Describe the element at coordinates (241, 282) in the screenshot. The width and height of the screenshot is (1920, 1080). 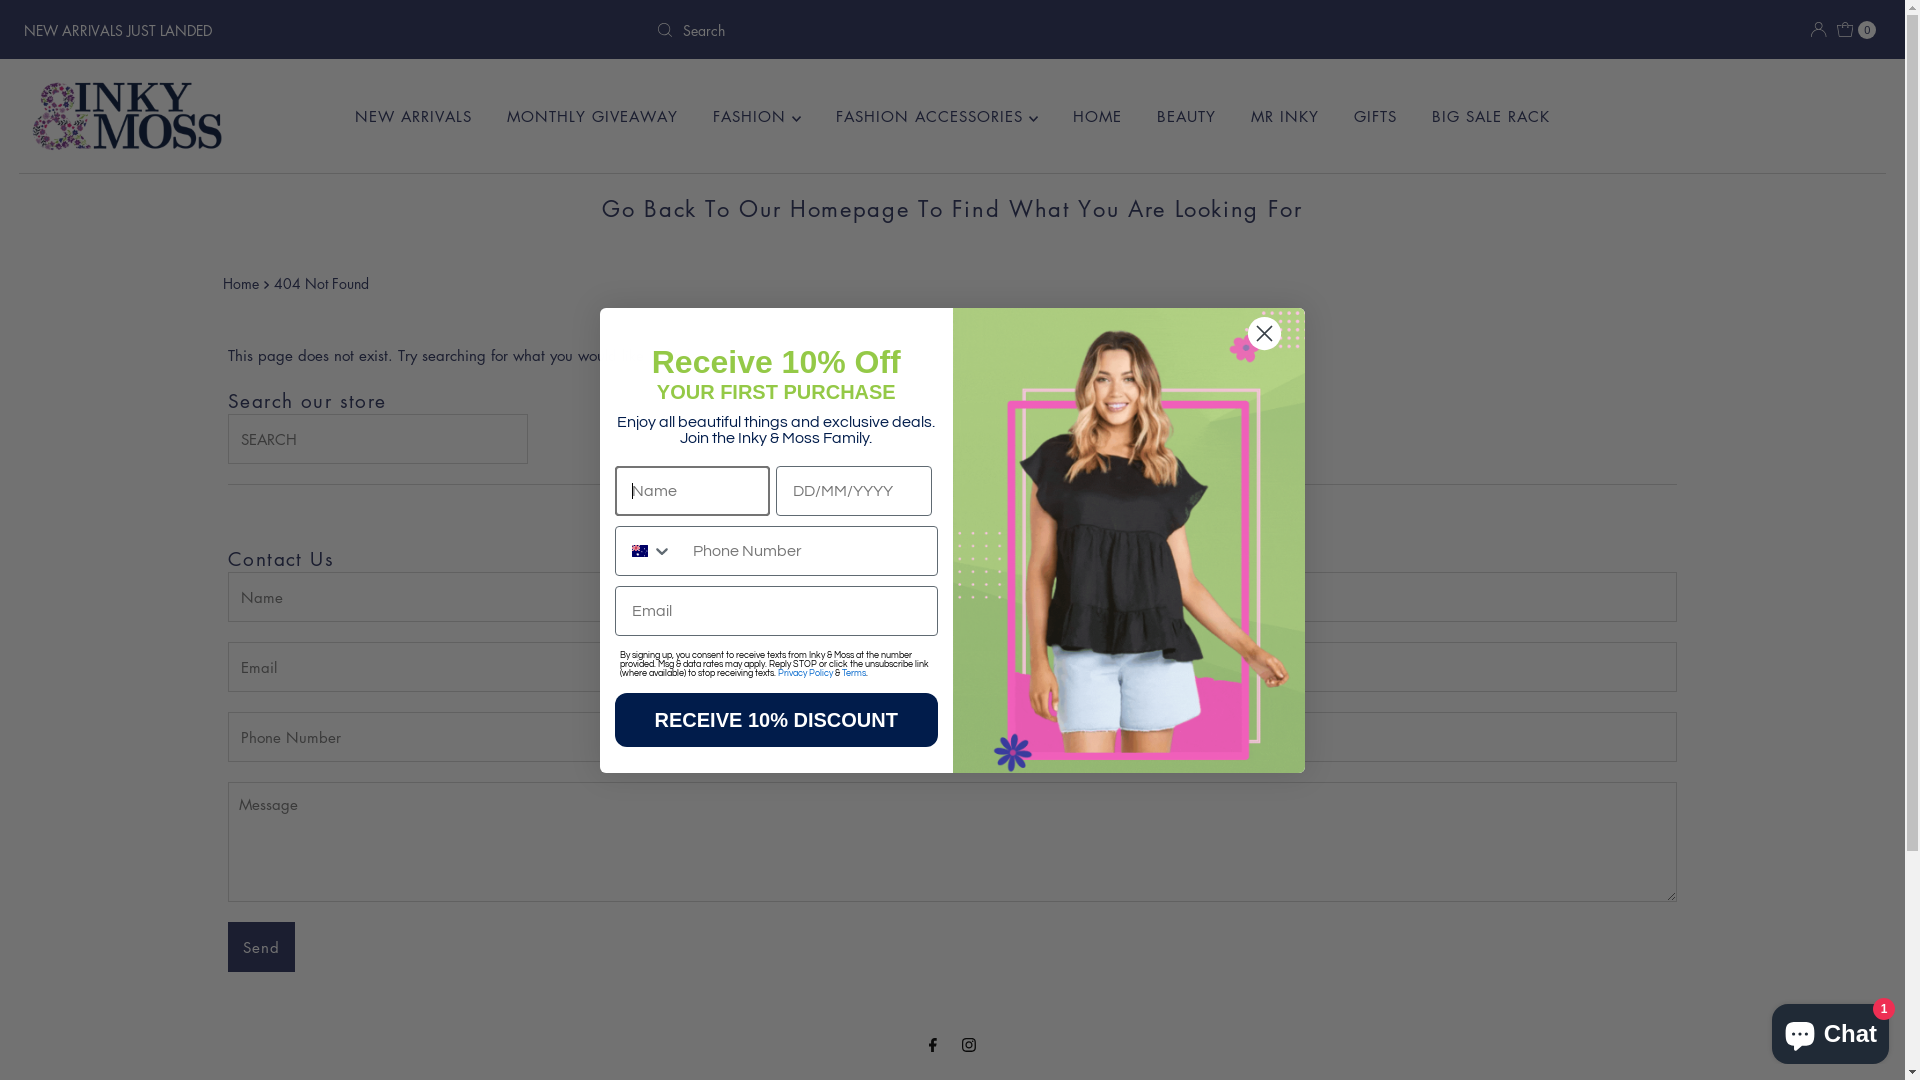
I see `'Home'` at that location.